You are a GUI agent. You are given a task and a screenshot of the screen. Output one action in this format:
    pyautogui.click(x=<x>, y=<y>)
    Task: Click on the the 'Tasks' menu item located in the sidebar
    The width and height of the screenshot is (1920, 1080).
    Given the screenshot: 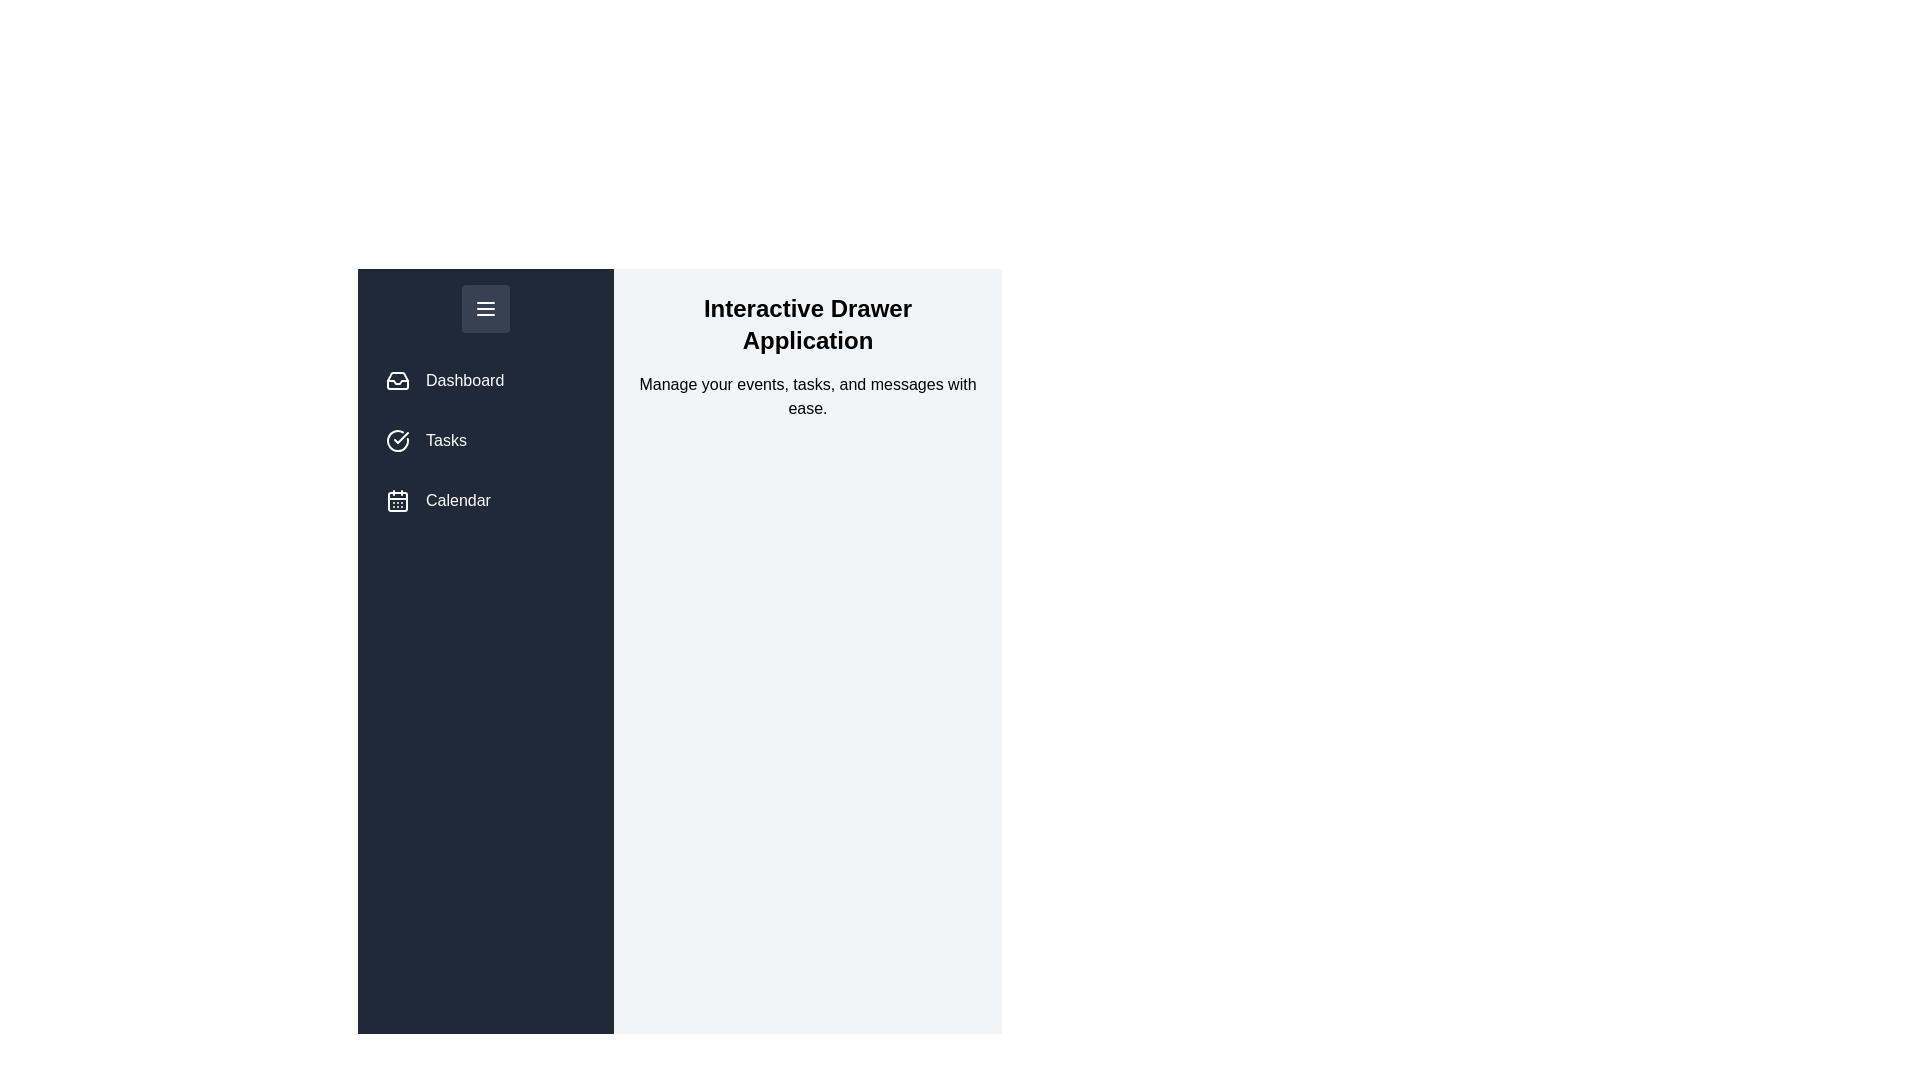 What is the action you would take?
    pyautogui.click(x=485, y=405)
    